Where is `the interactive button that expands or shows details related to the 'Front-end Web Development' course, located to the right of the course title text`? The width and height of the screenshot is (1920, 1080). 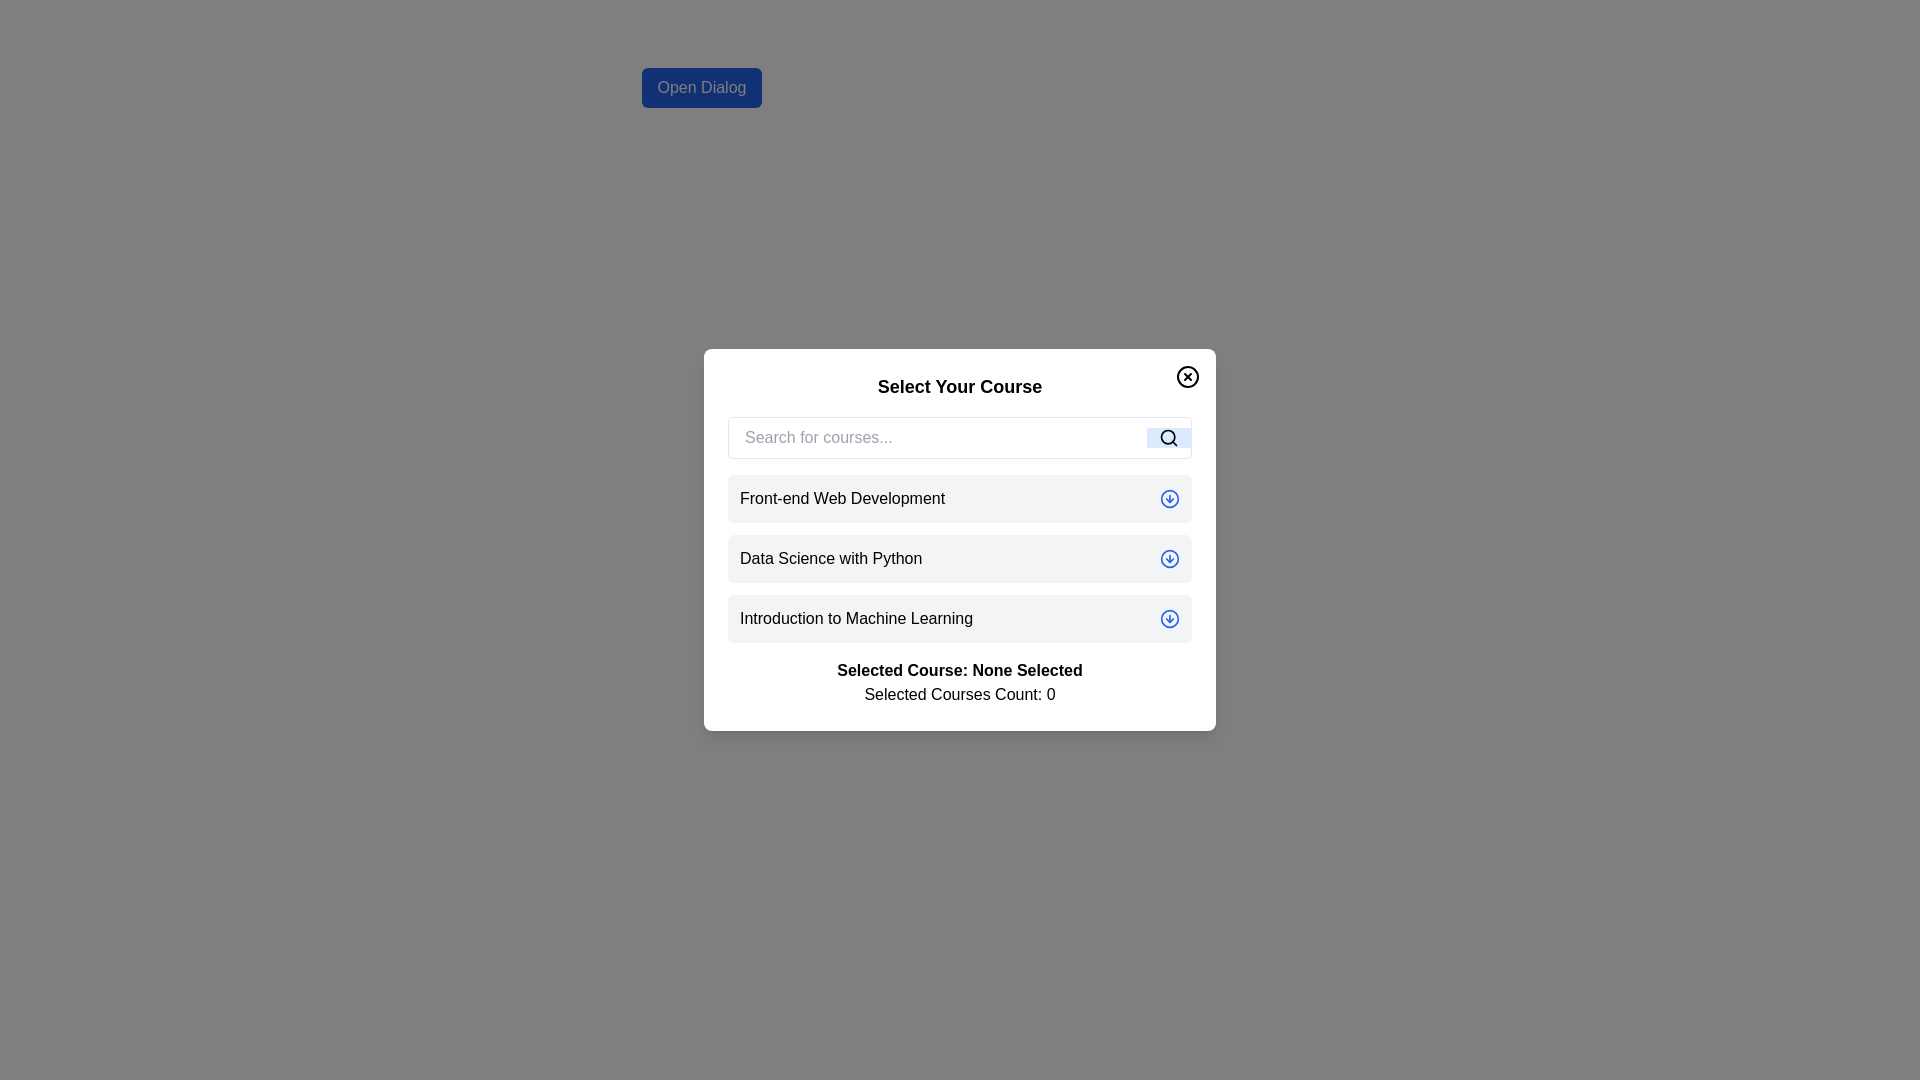 the interactive button that expands or shows details related to the 'Front-end Web Development' course, located to the right of the course title text is located at coordinates (1170, 497).